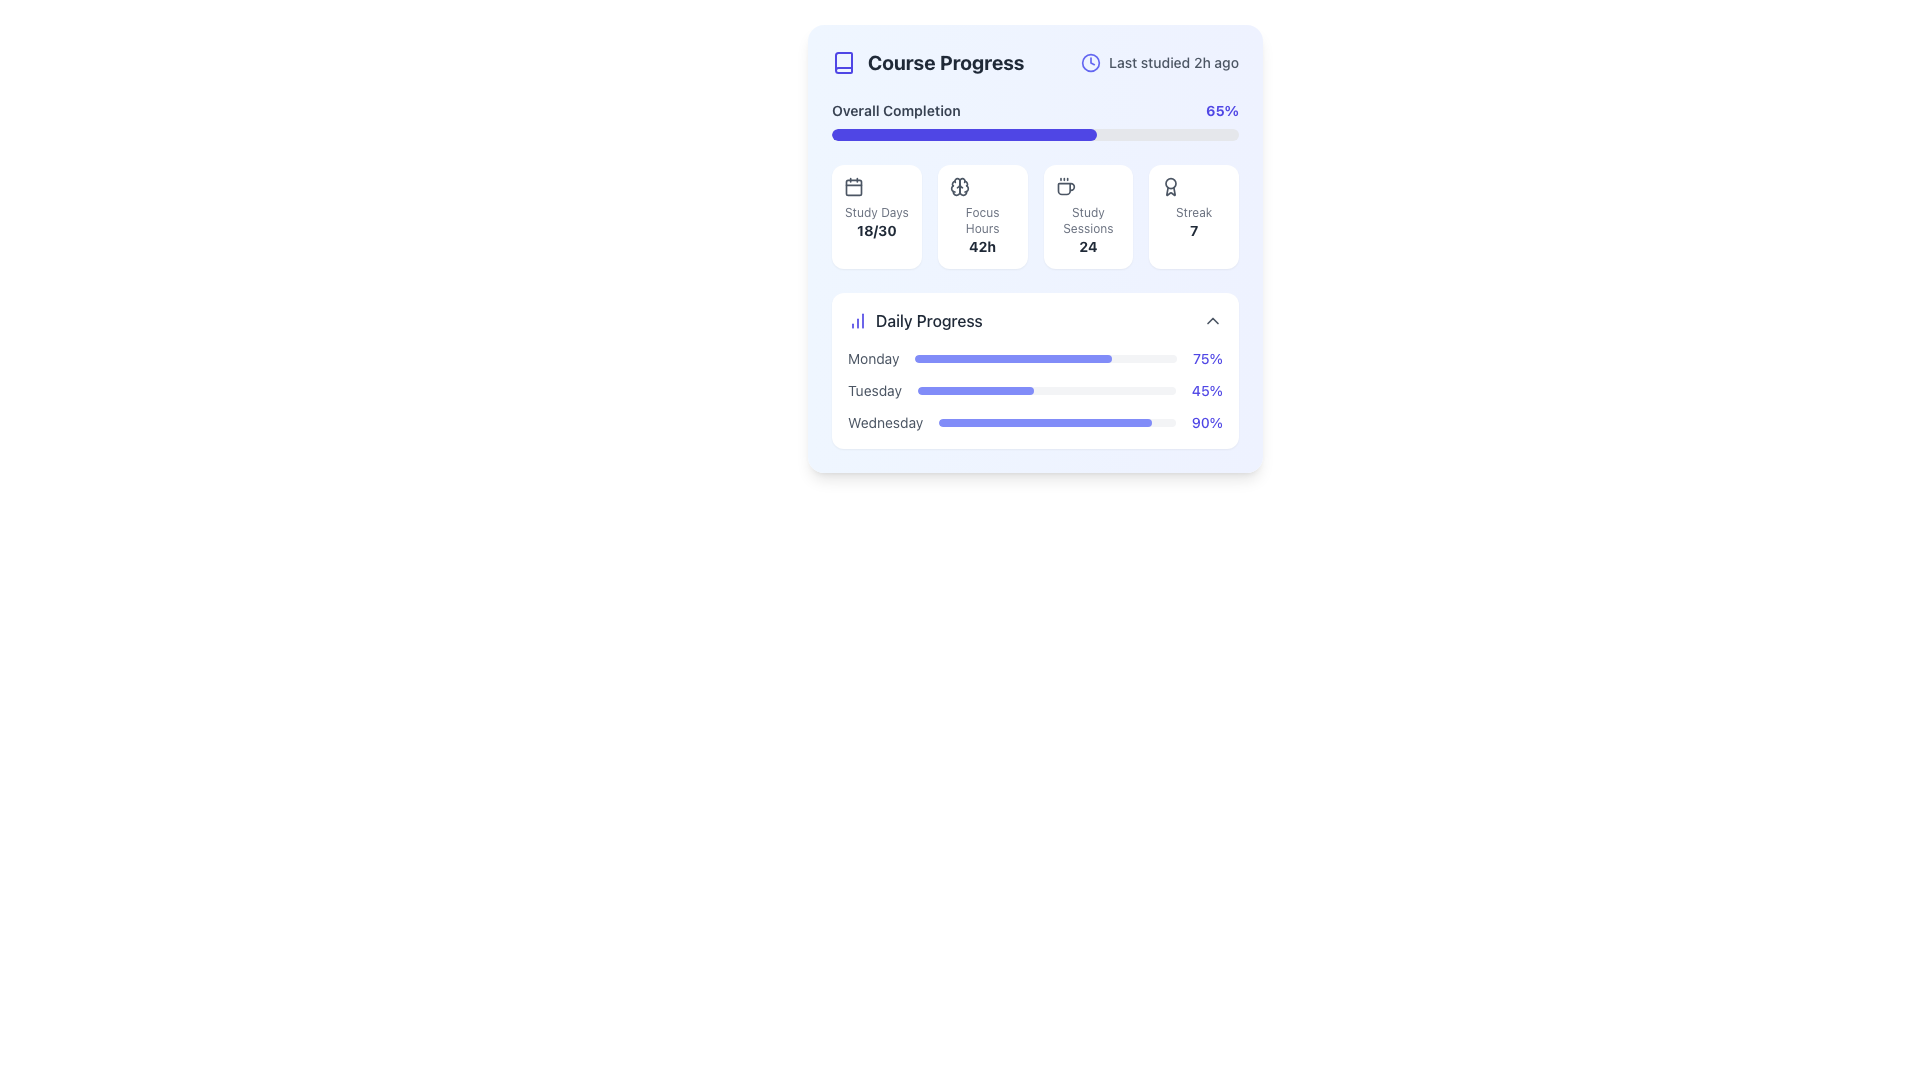  Describe the element at coordinates (975, 390) in the screenshot. I see `the filled portion of the progress bar segment representing 45% progress for Tuesday in the Daily Progress metrics` at that location.